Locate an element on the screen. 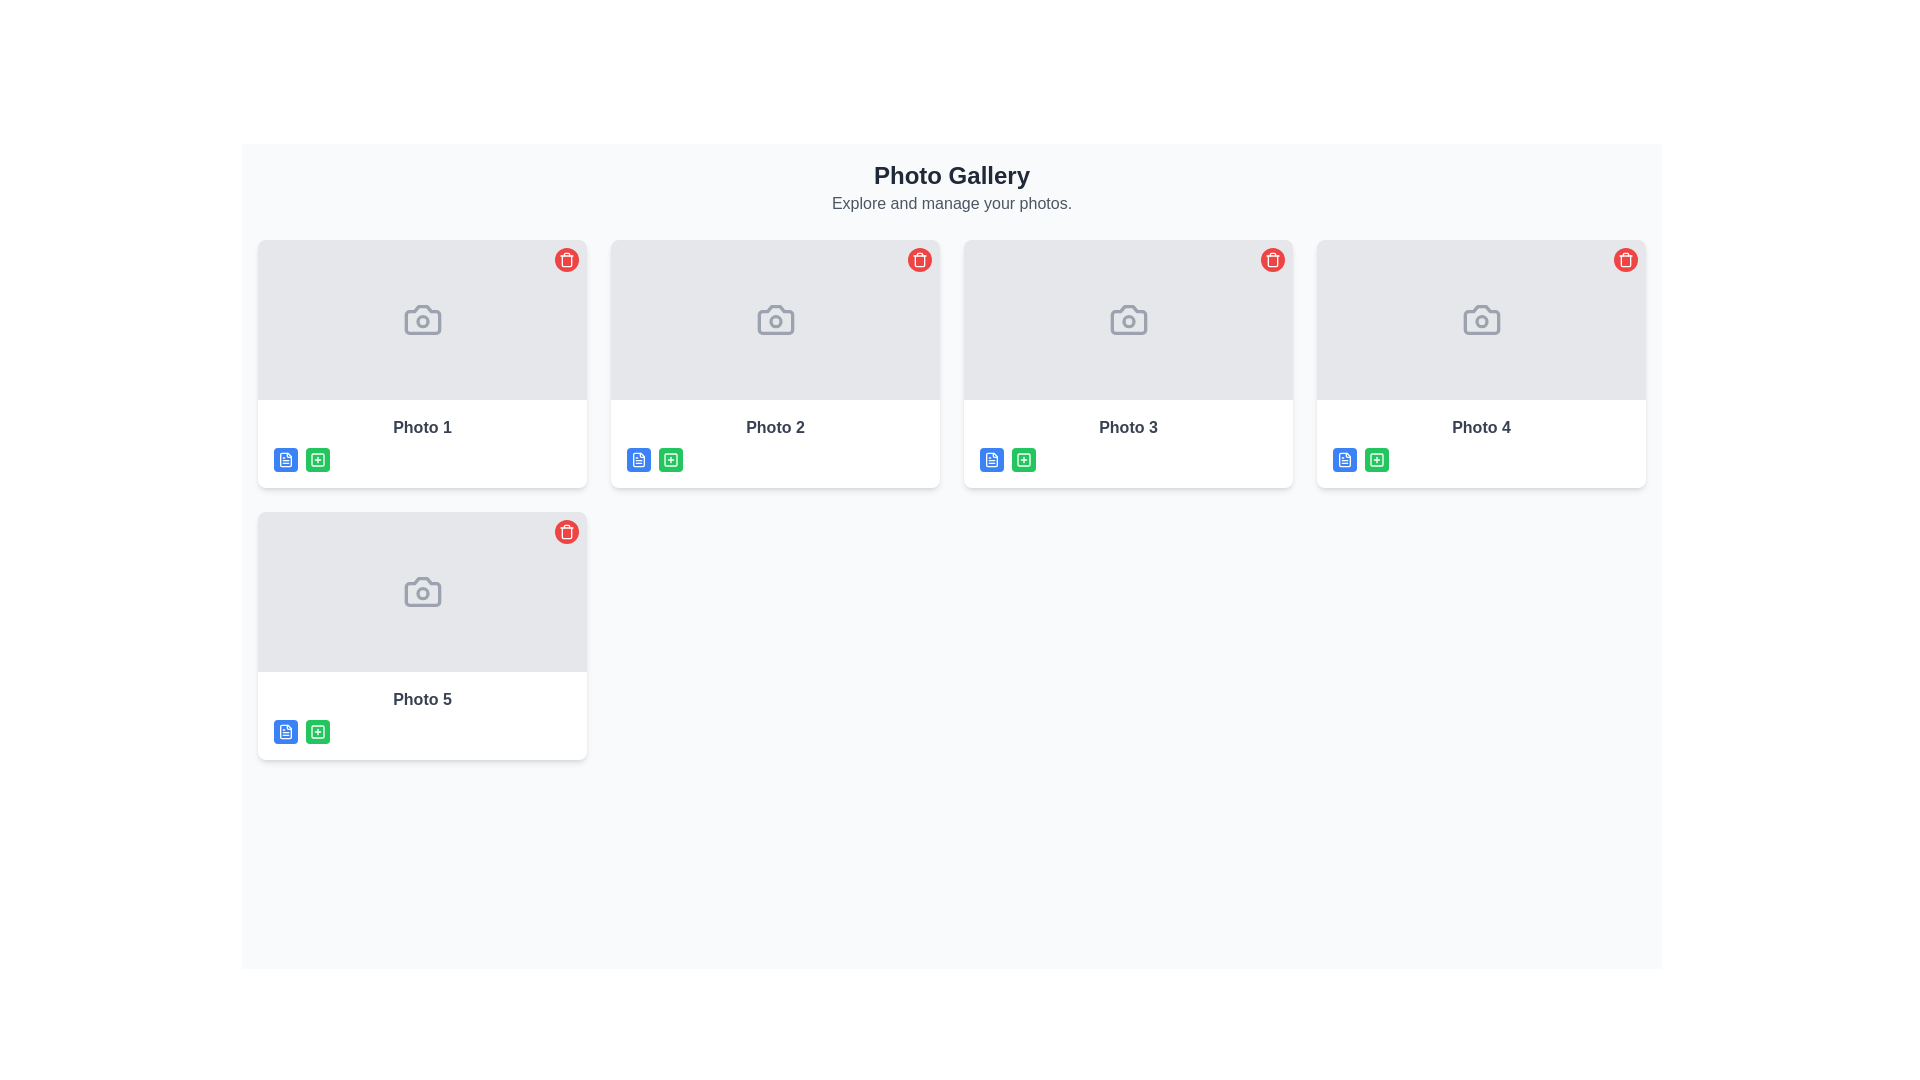  the button located below the 'Photo 3' thumbnail in the gallery grid is located at coordinates (1023, 459).